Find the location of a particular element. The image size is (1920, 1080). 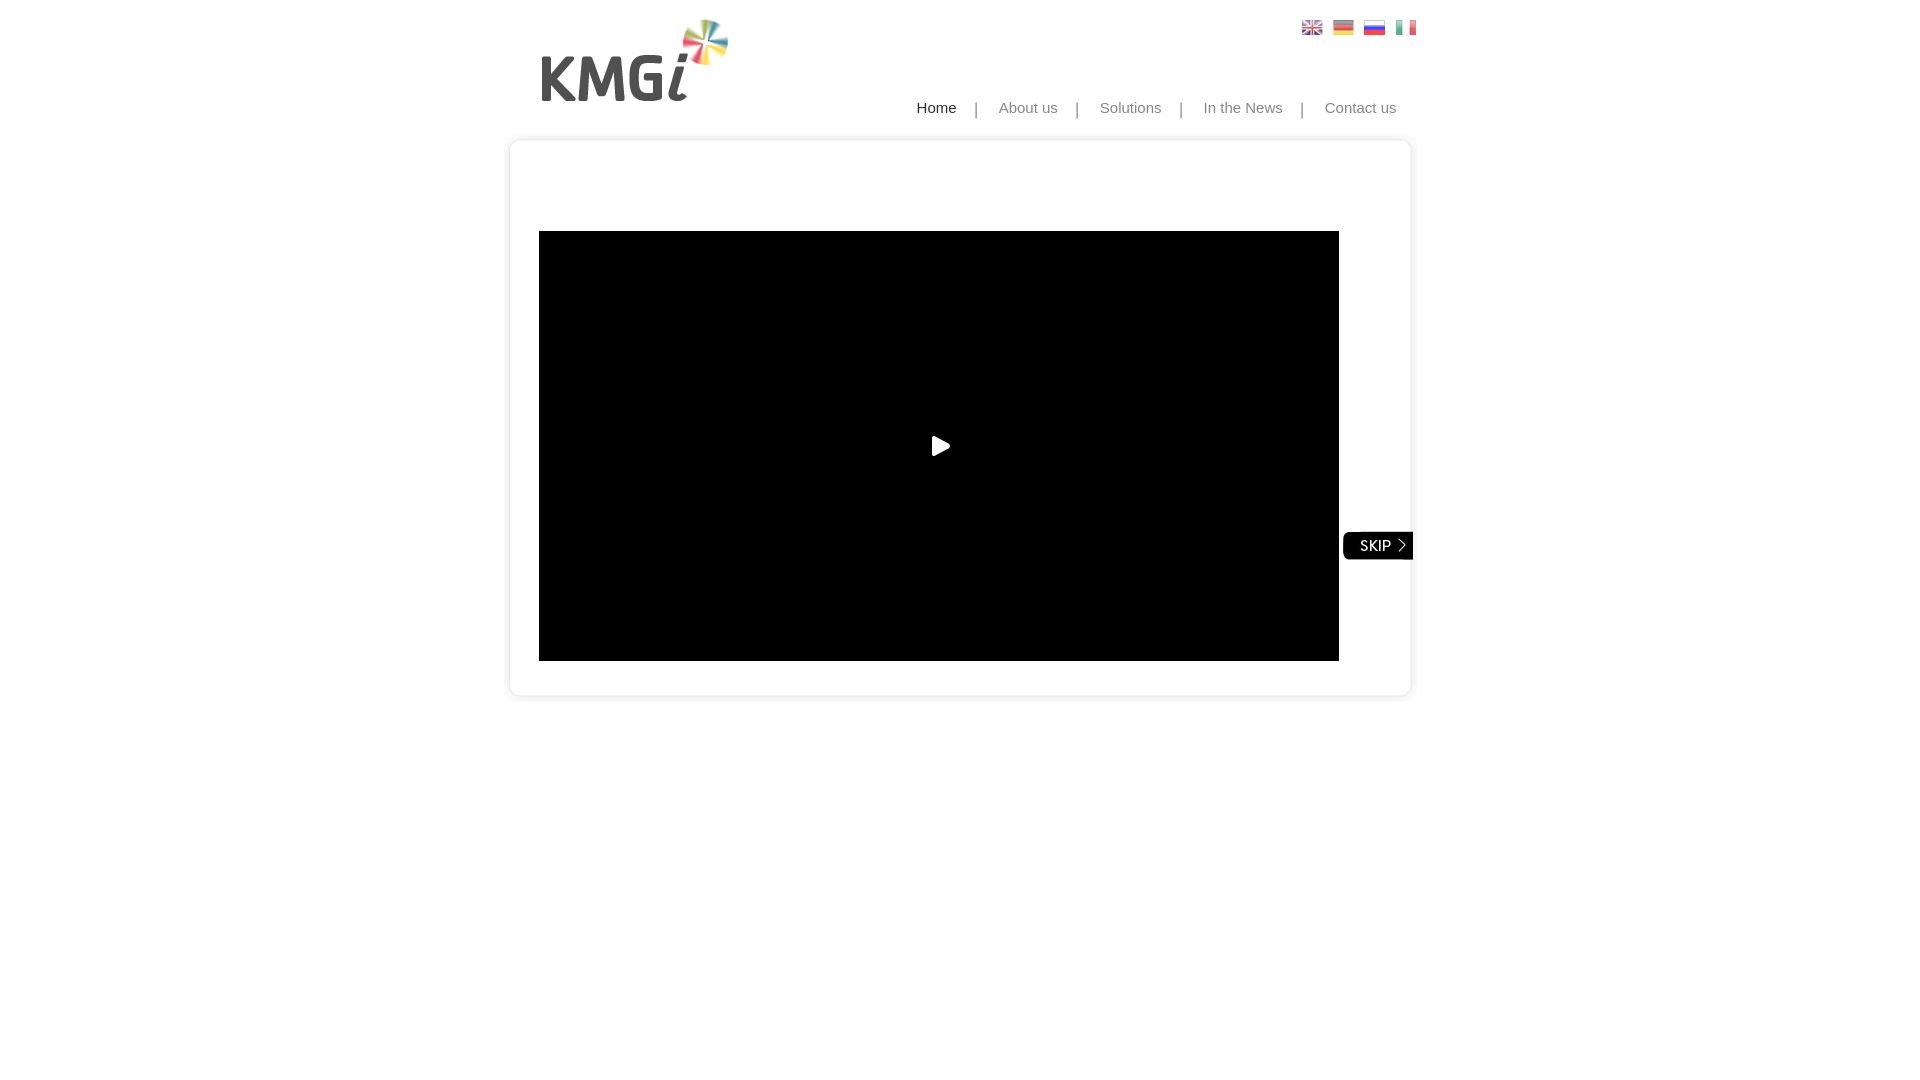

'Italian' is located at coordinates (1405, 27).